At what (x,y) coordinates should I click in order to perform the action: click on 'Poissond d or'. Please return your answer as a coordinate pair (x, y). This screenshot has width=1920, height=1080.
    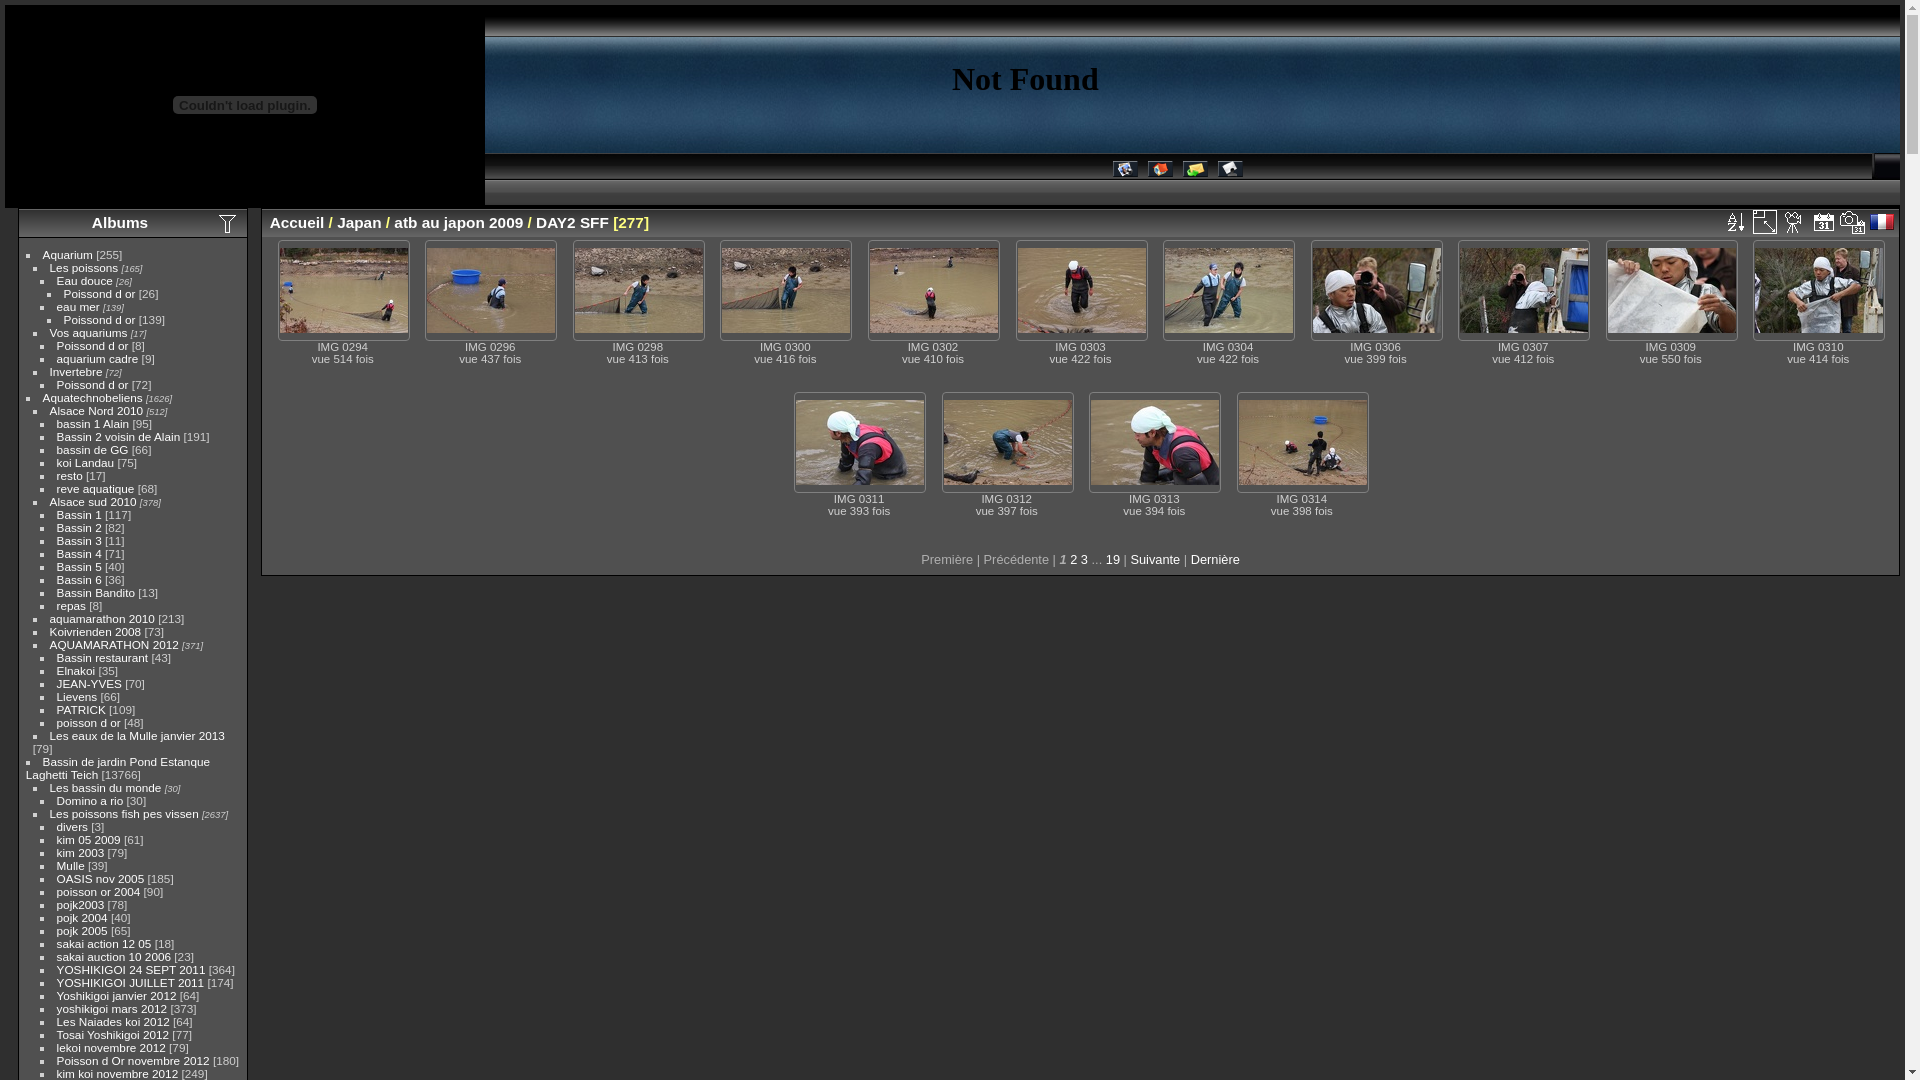
    Looking at the image, I should click on (57, 344).